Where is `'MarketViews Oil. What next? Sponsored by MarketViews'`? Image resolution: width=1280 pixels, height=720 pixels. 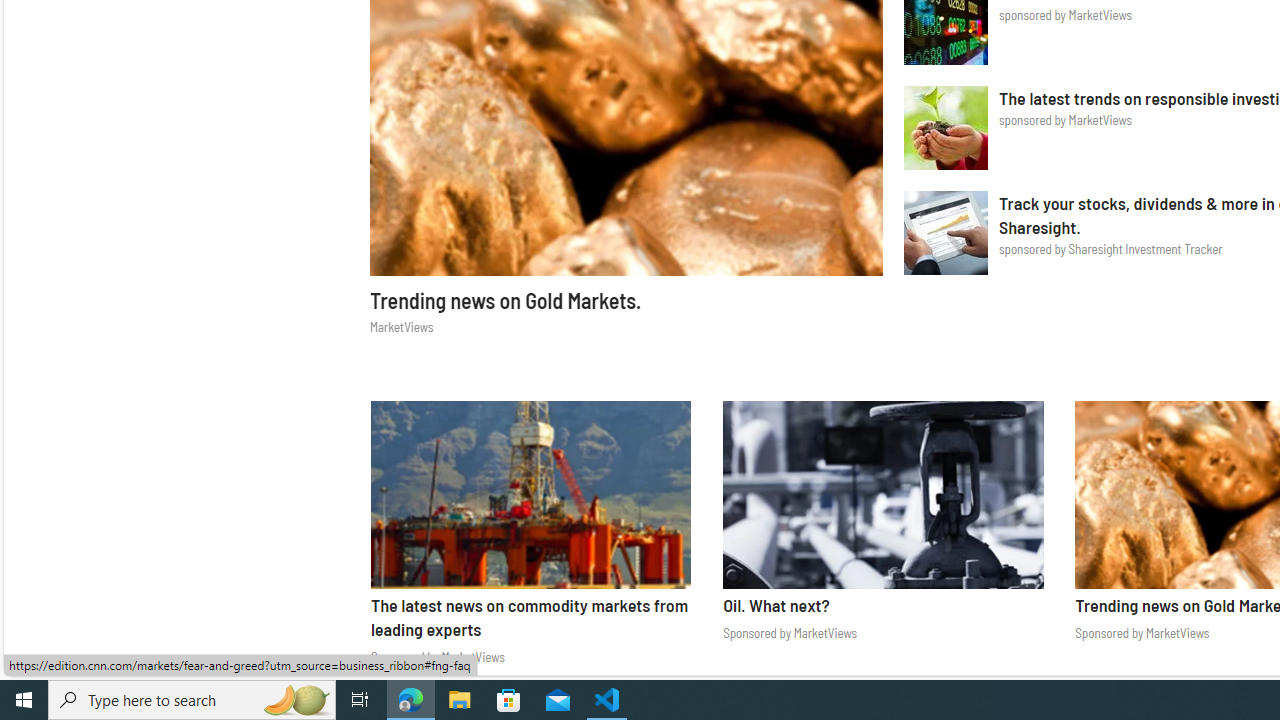 'MarketViews Oil. What next? Sponsored by MarketViews' is located at coordinates (882, 527).